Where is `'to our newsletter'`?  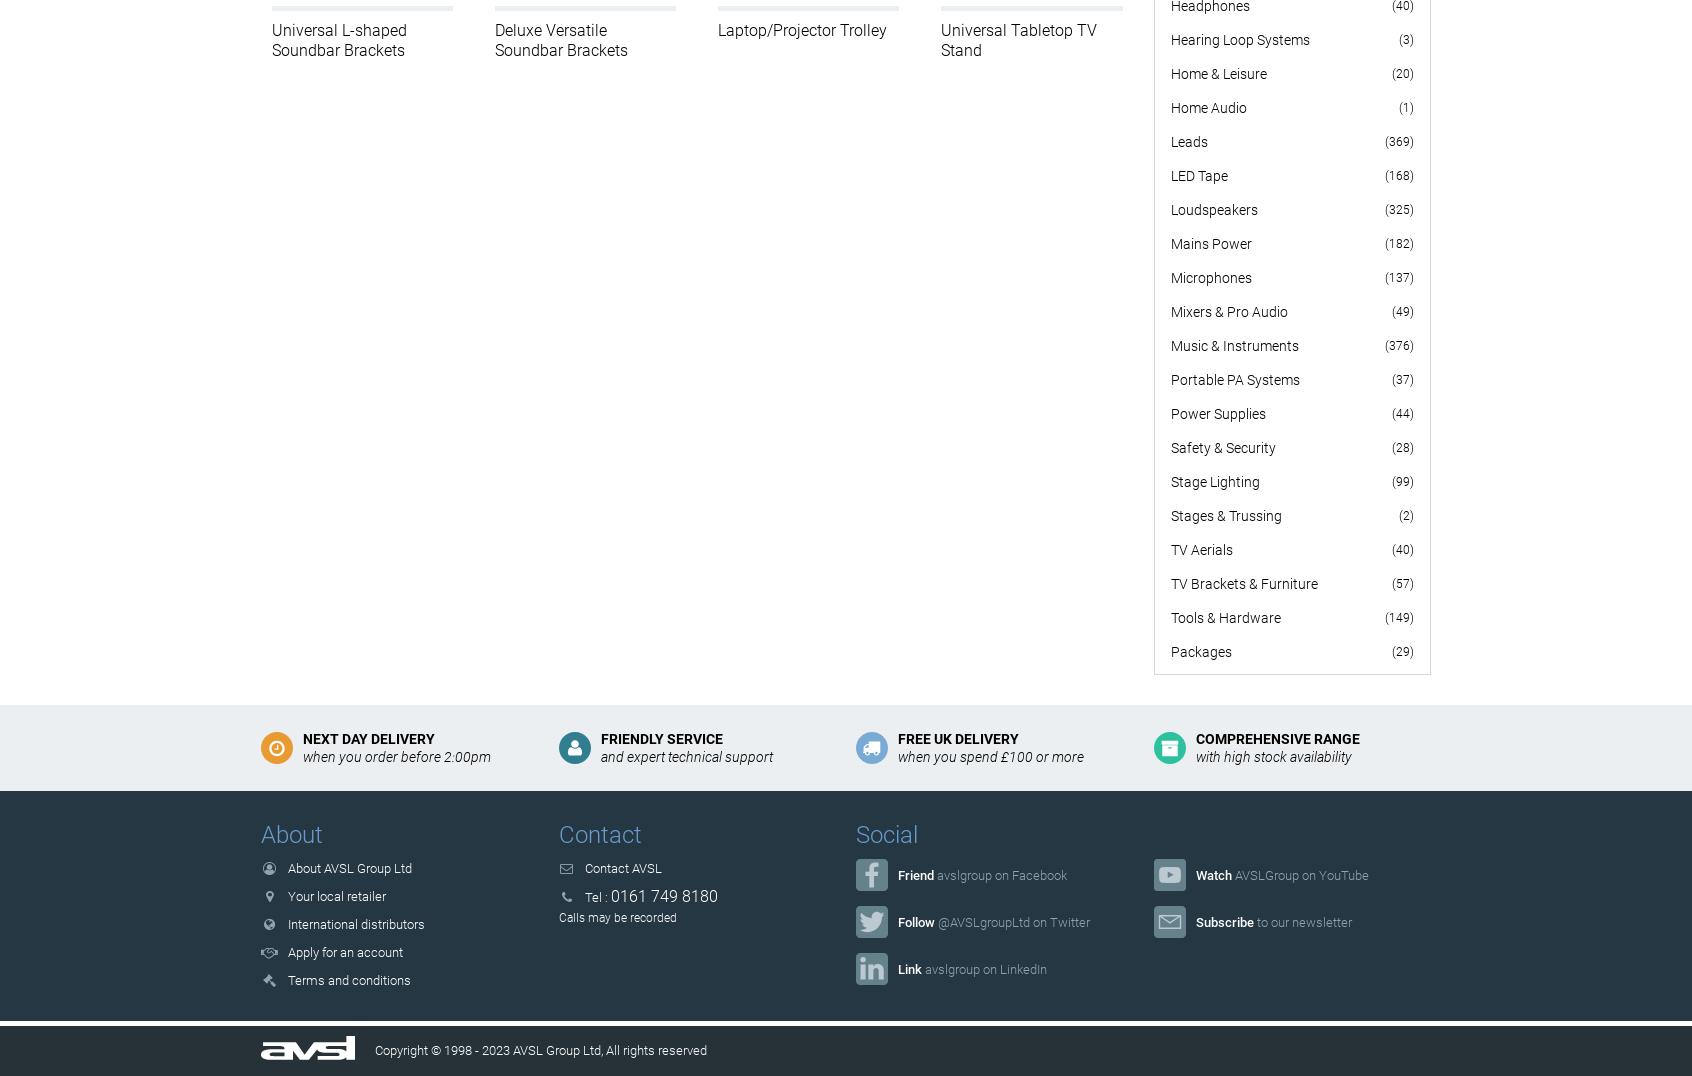
'to our newsletter' is located at coordinates (1300, 920).